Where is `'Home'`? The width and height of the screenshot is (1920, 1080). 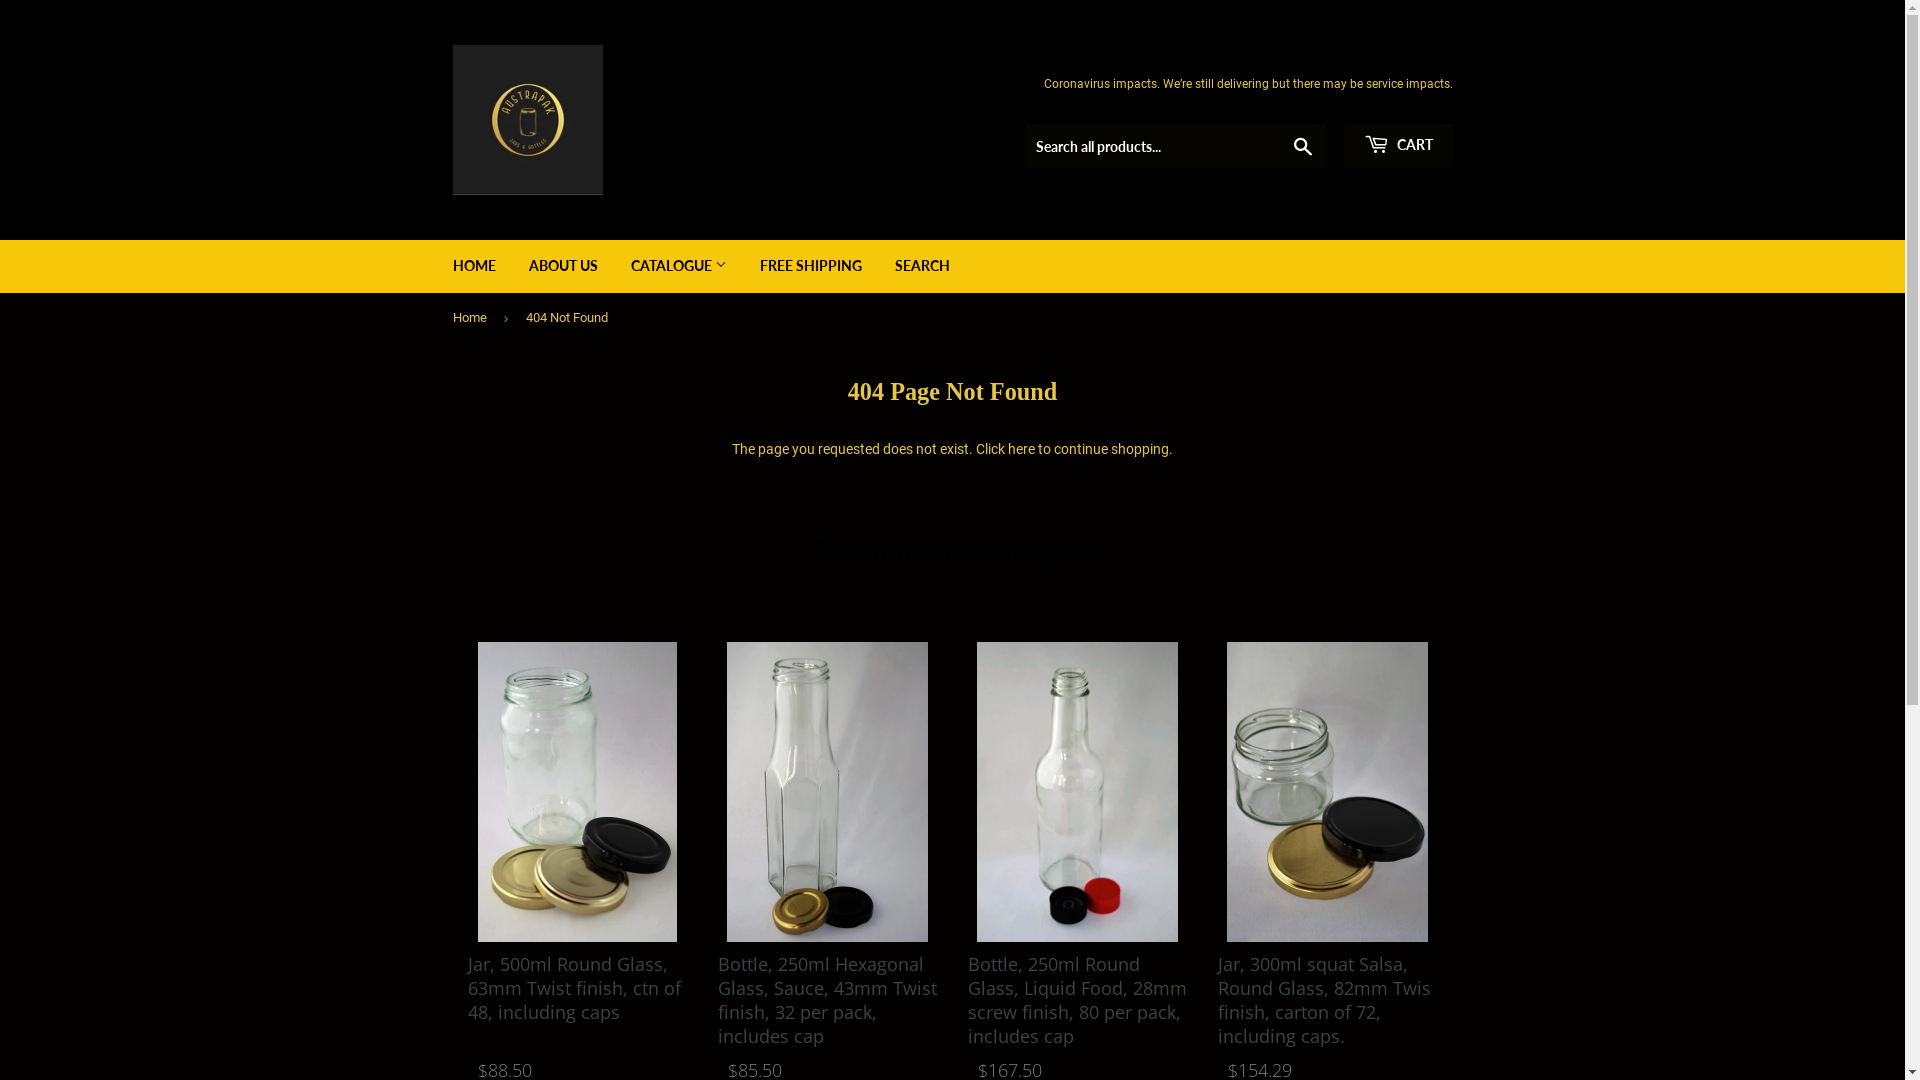
'Home' is located at coordinates (480, 316).